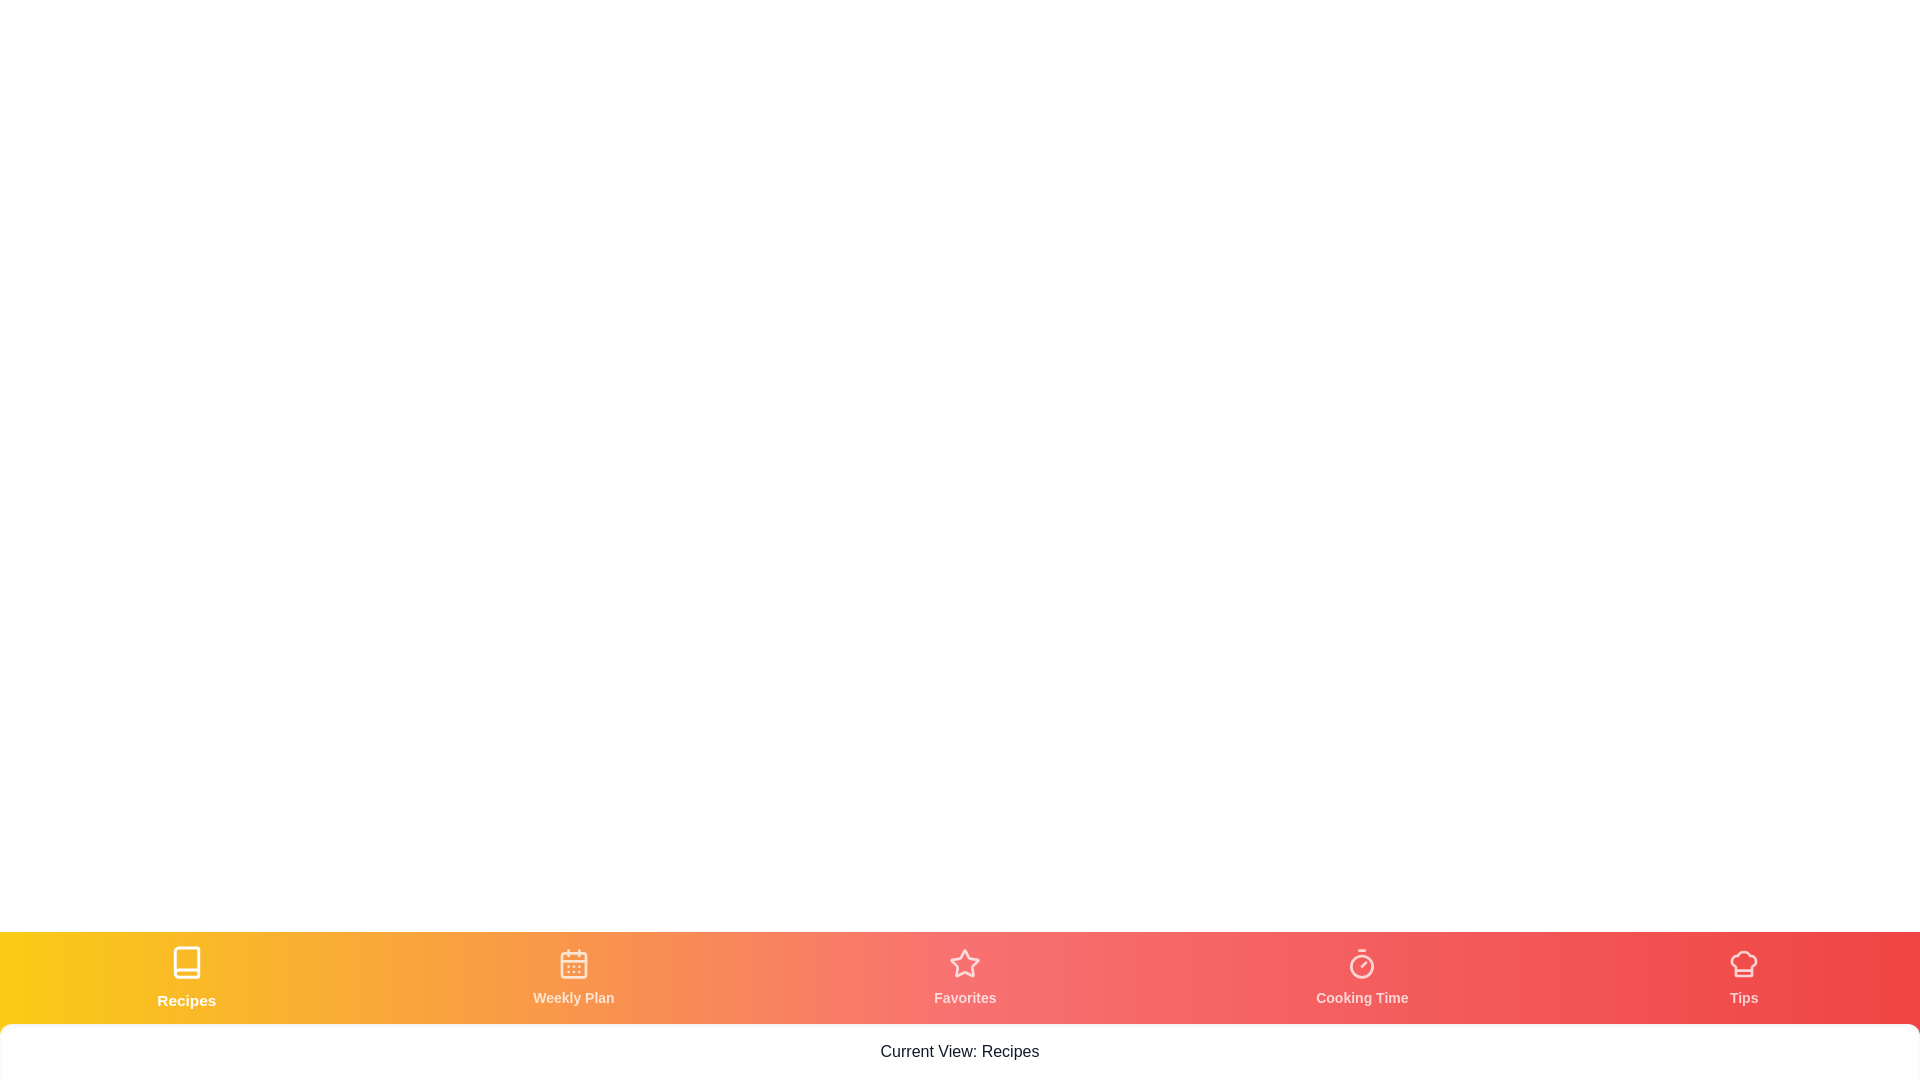 The width and height of the screenshot is (1920, 1080). I want to click on the tab corresponding to Recipes by clicking its icon or label, so click(186, 977).